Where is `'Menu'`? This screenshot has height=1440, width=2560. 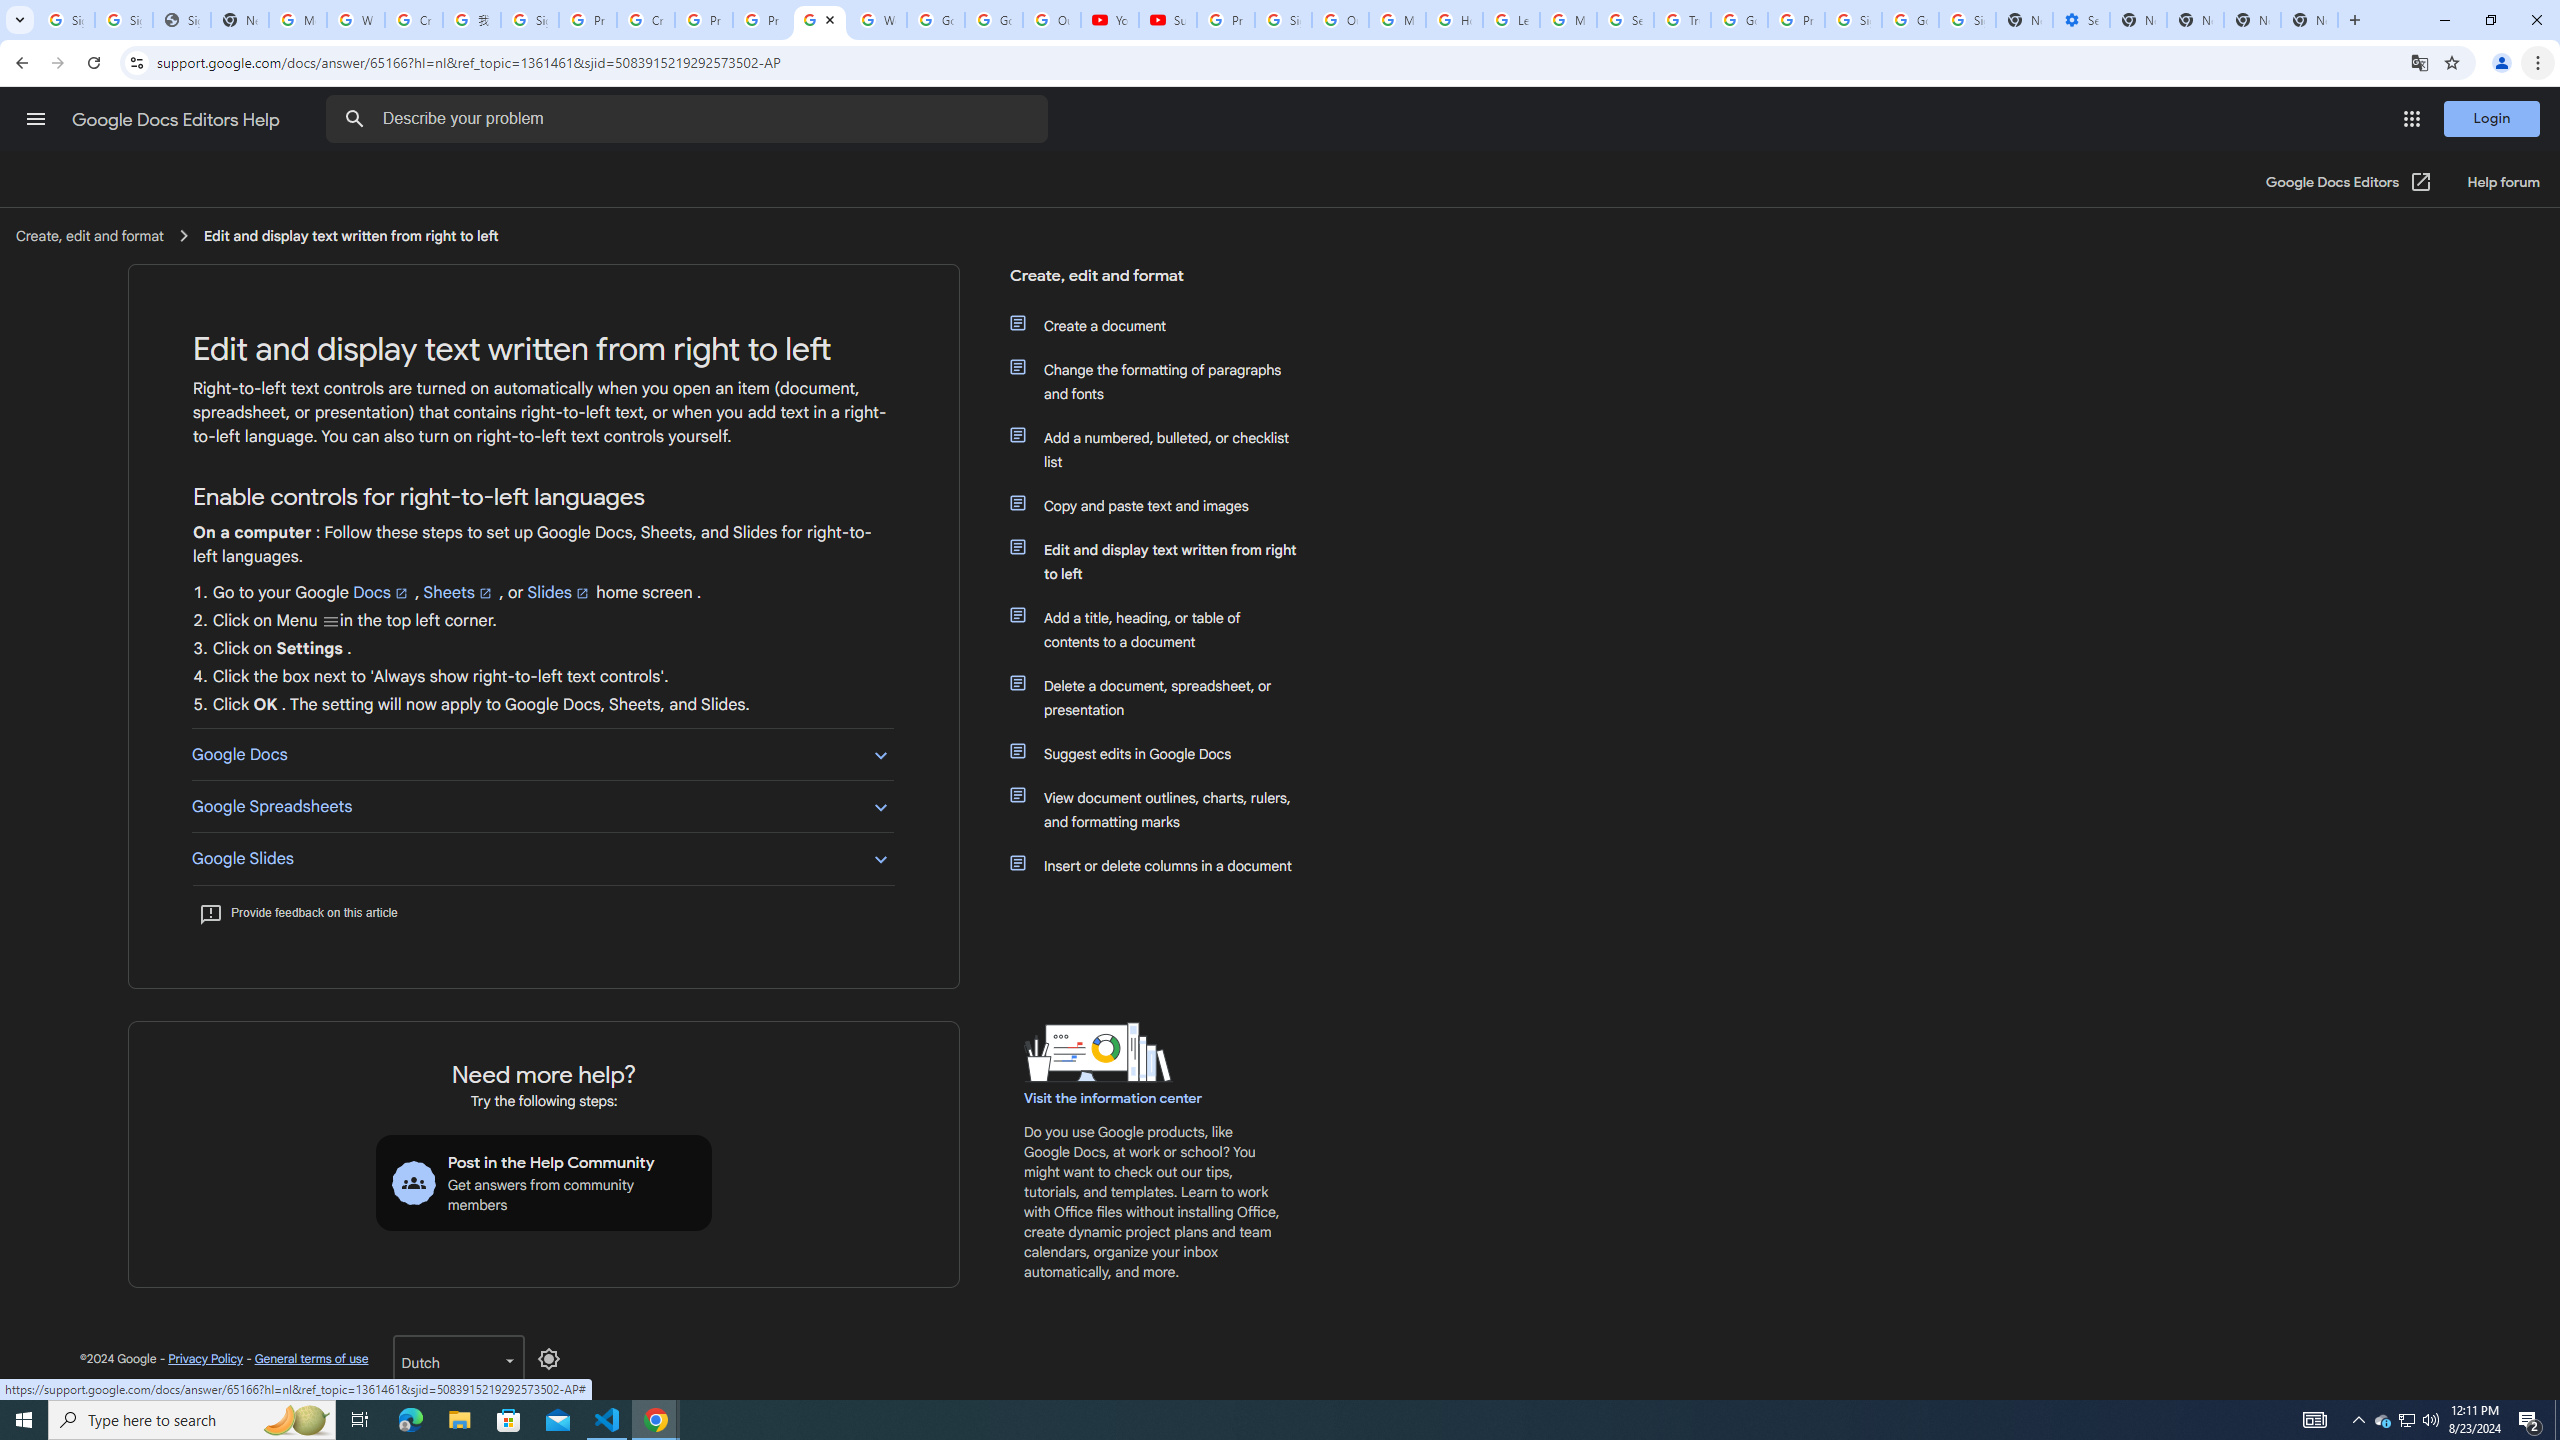
'Menu' is located at coordinates (330, 620).